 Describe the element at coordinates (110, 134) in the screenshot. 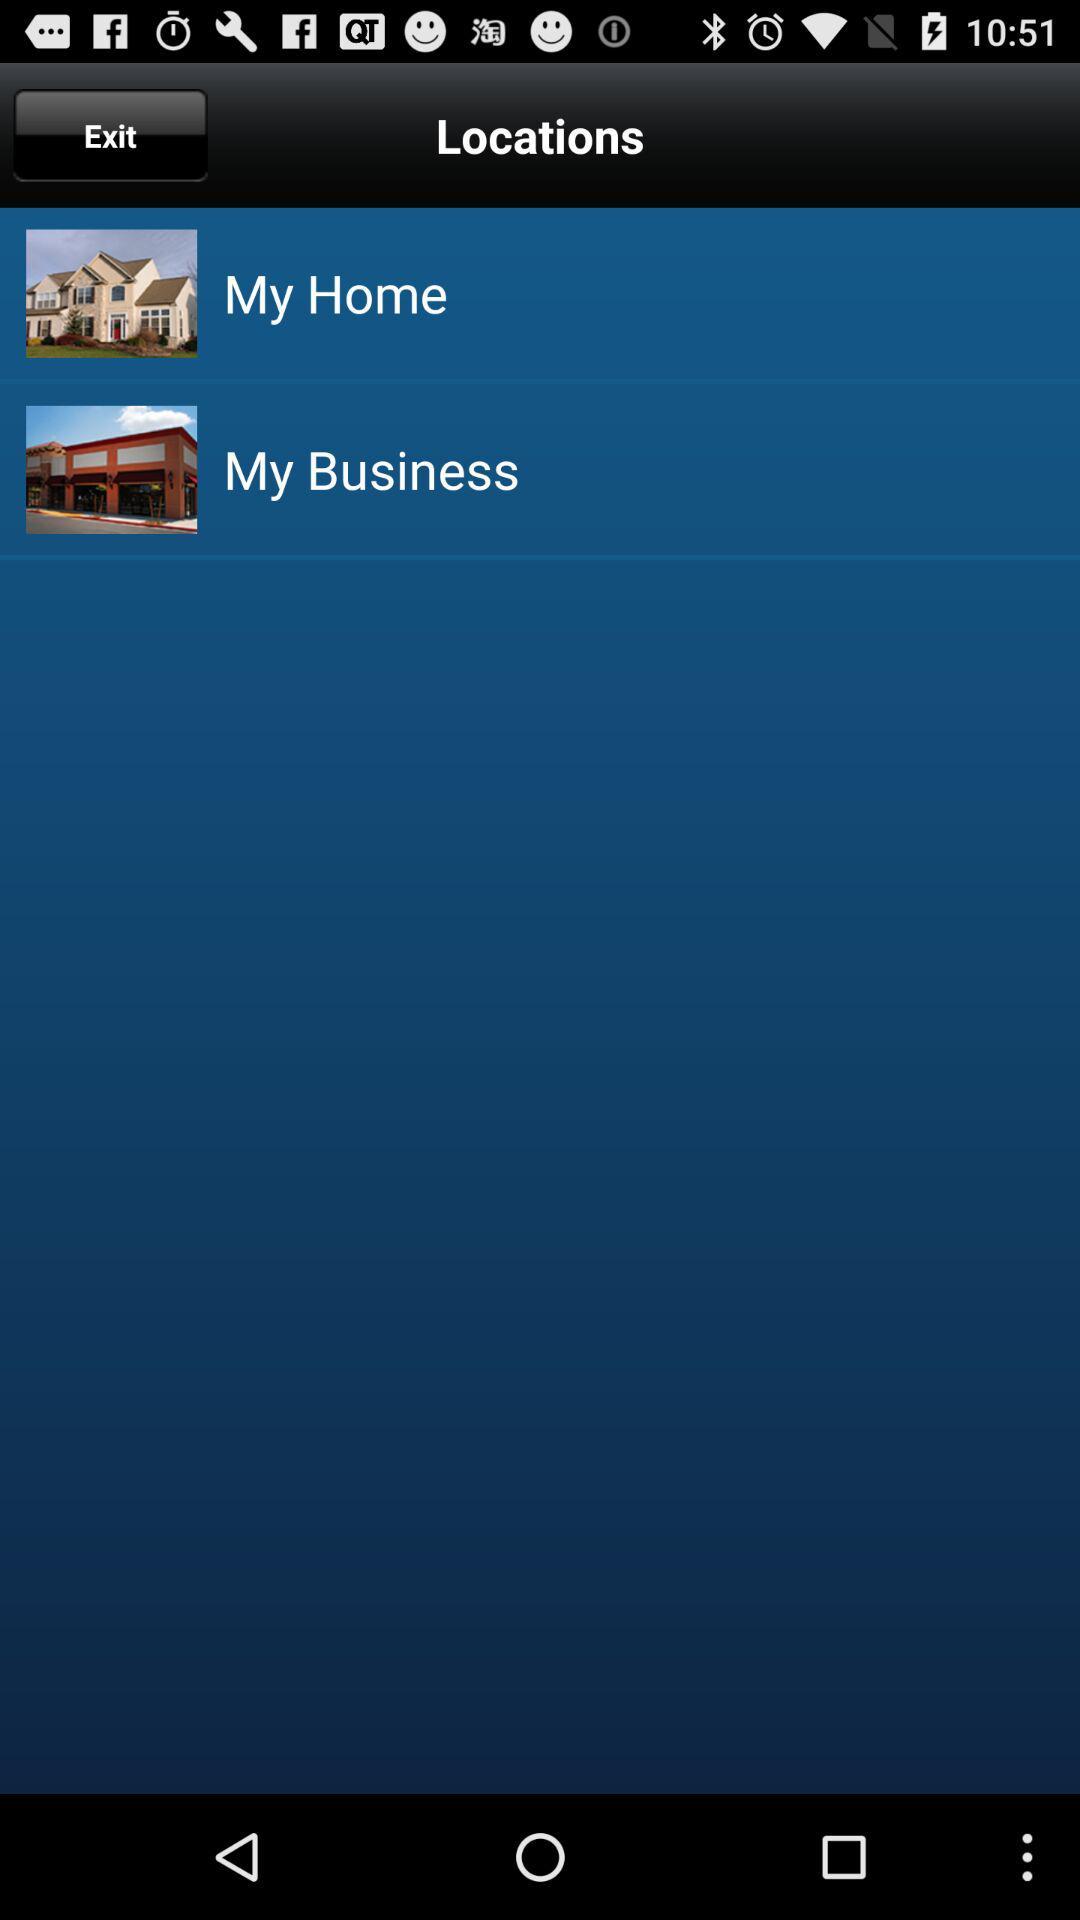

I see `the app next to the locations app` at that location.